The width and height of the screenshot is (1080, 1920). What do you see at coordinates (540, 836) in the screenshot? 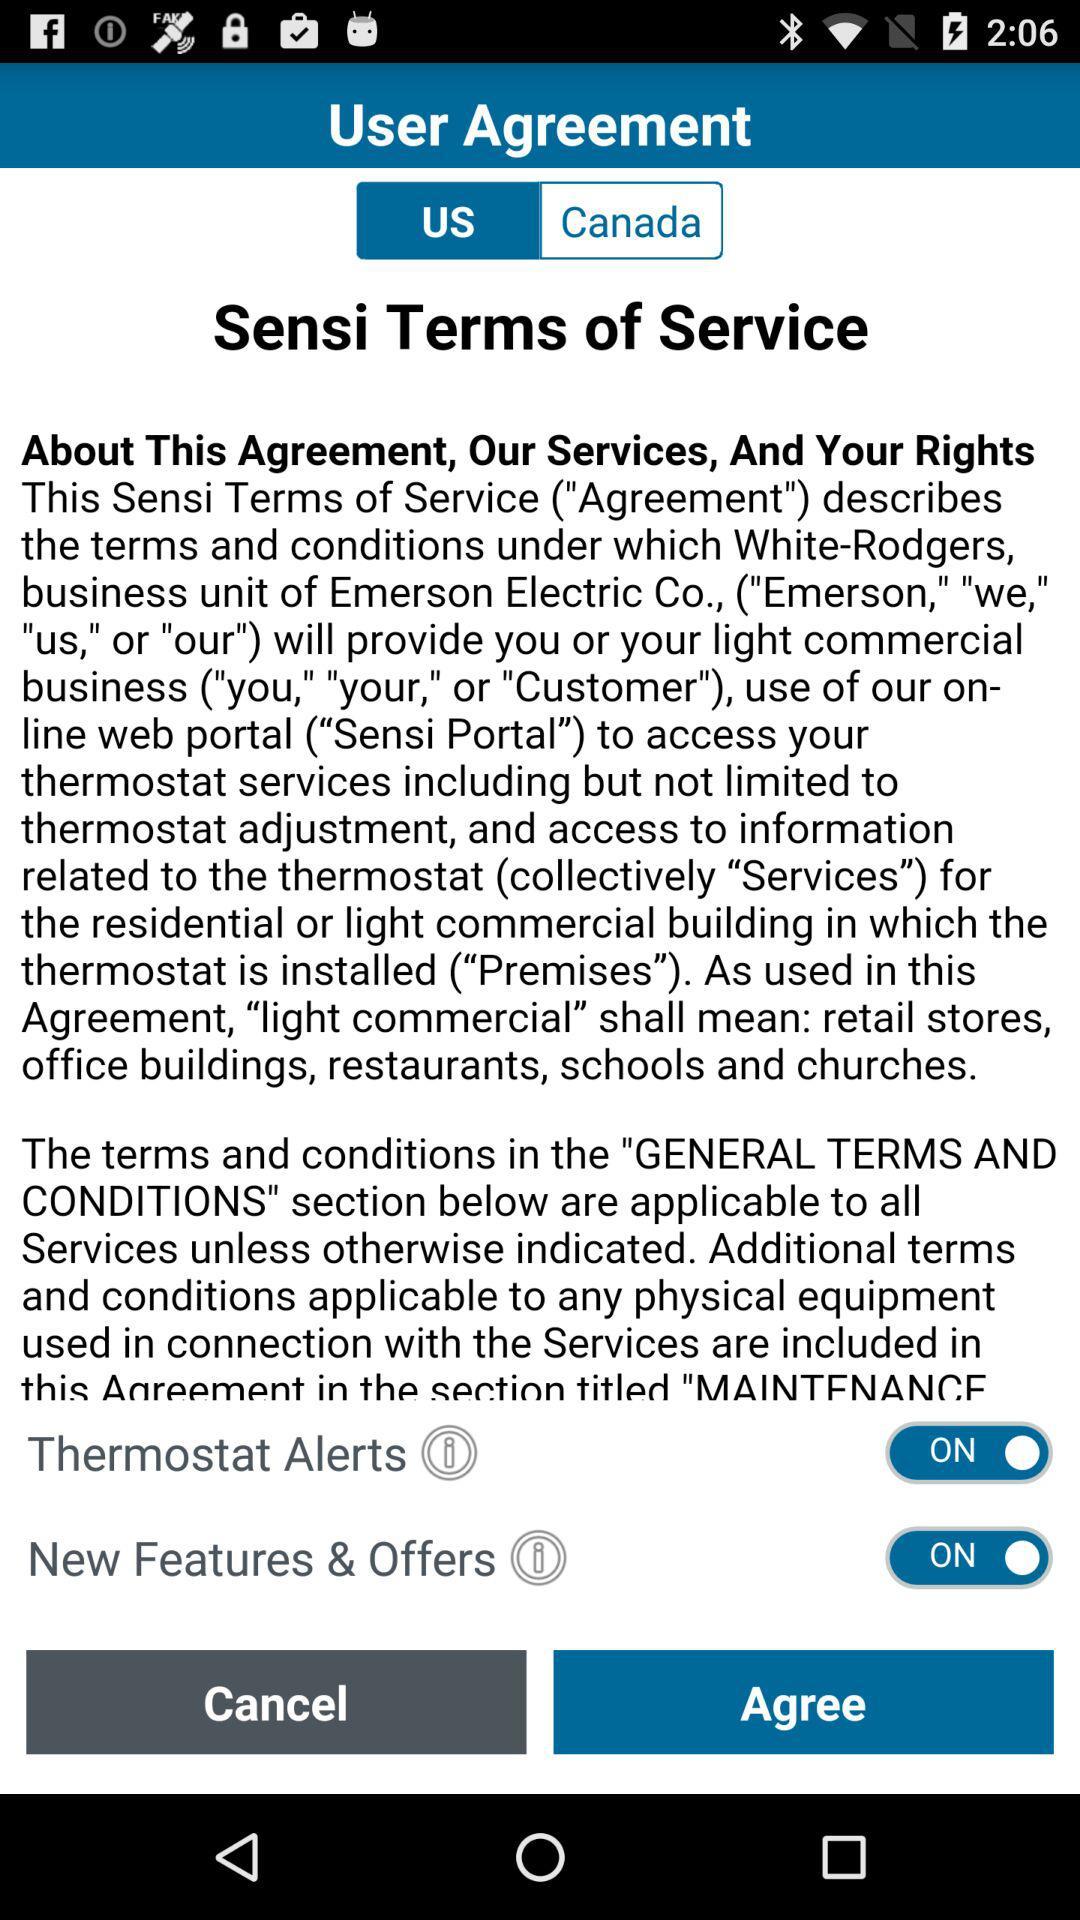
I see `privacy policy` at bounding box center [540, 836].